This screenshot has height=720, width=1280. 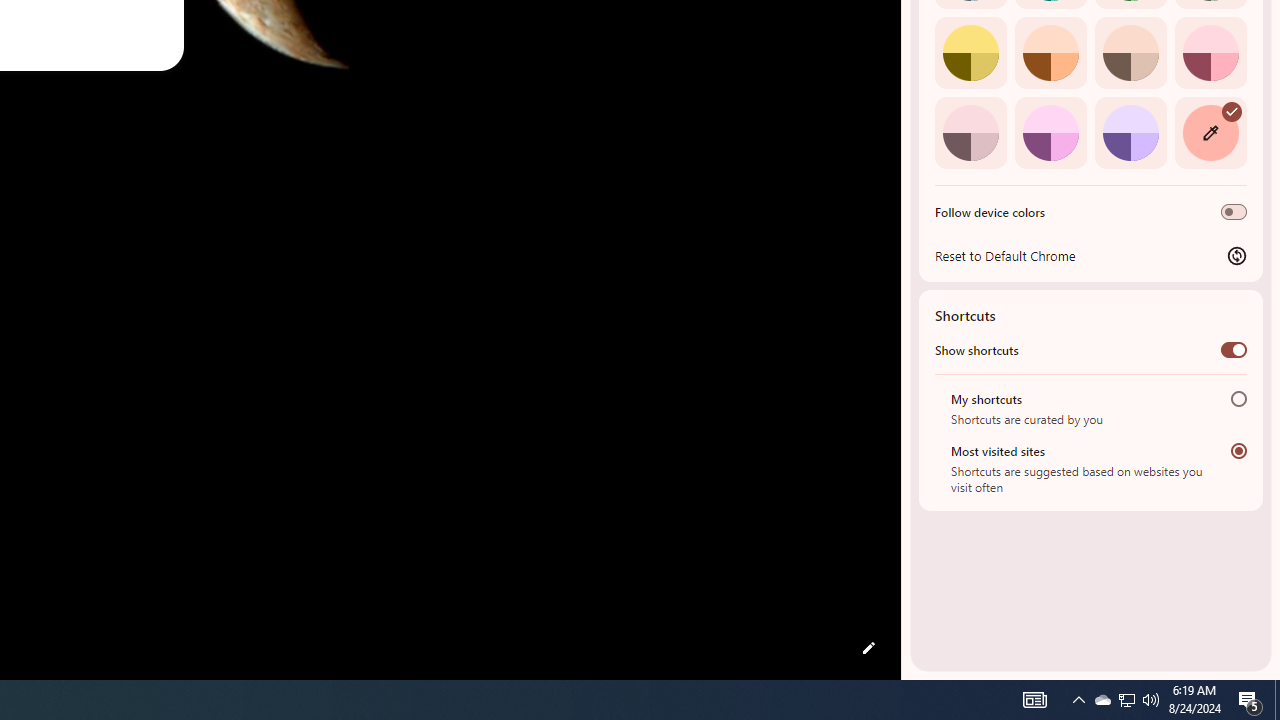 I want to click on 'Violet', so click(x=1130, y=132).